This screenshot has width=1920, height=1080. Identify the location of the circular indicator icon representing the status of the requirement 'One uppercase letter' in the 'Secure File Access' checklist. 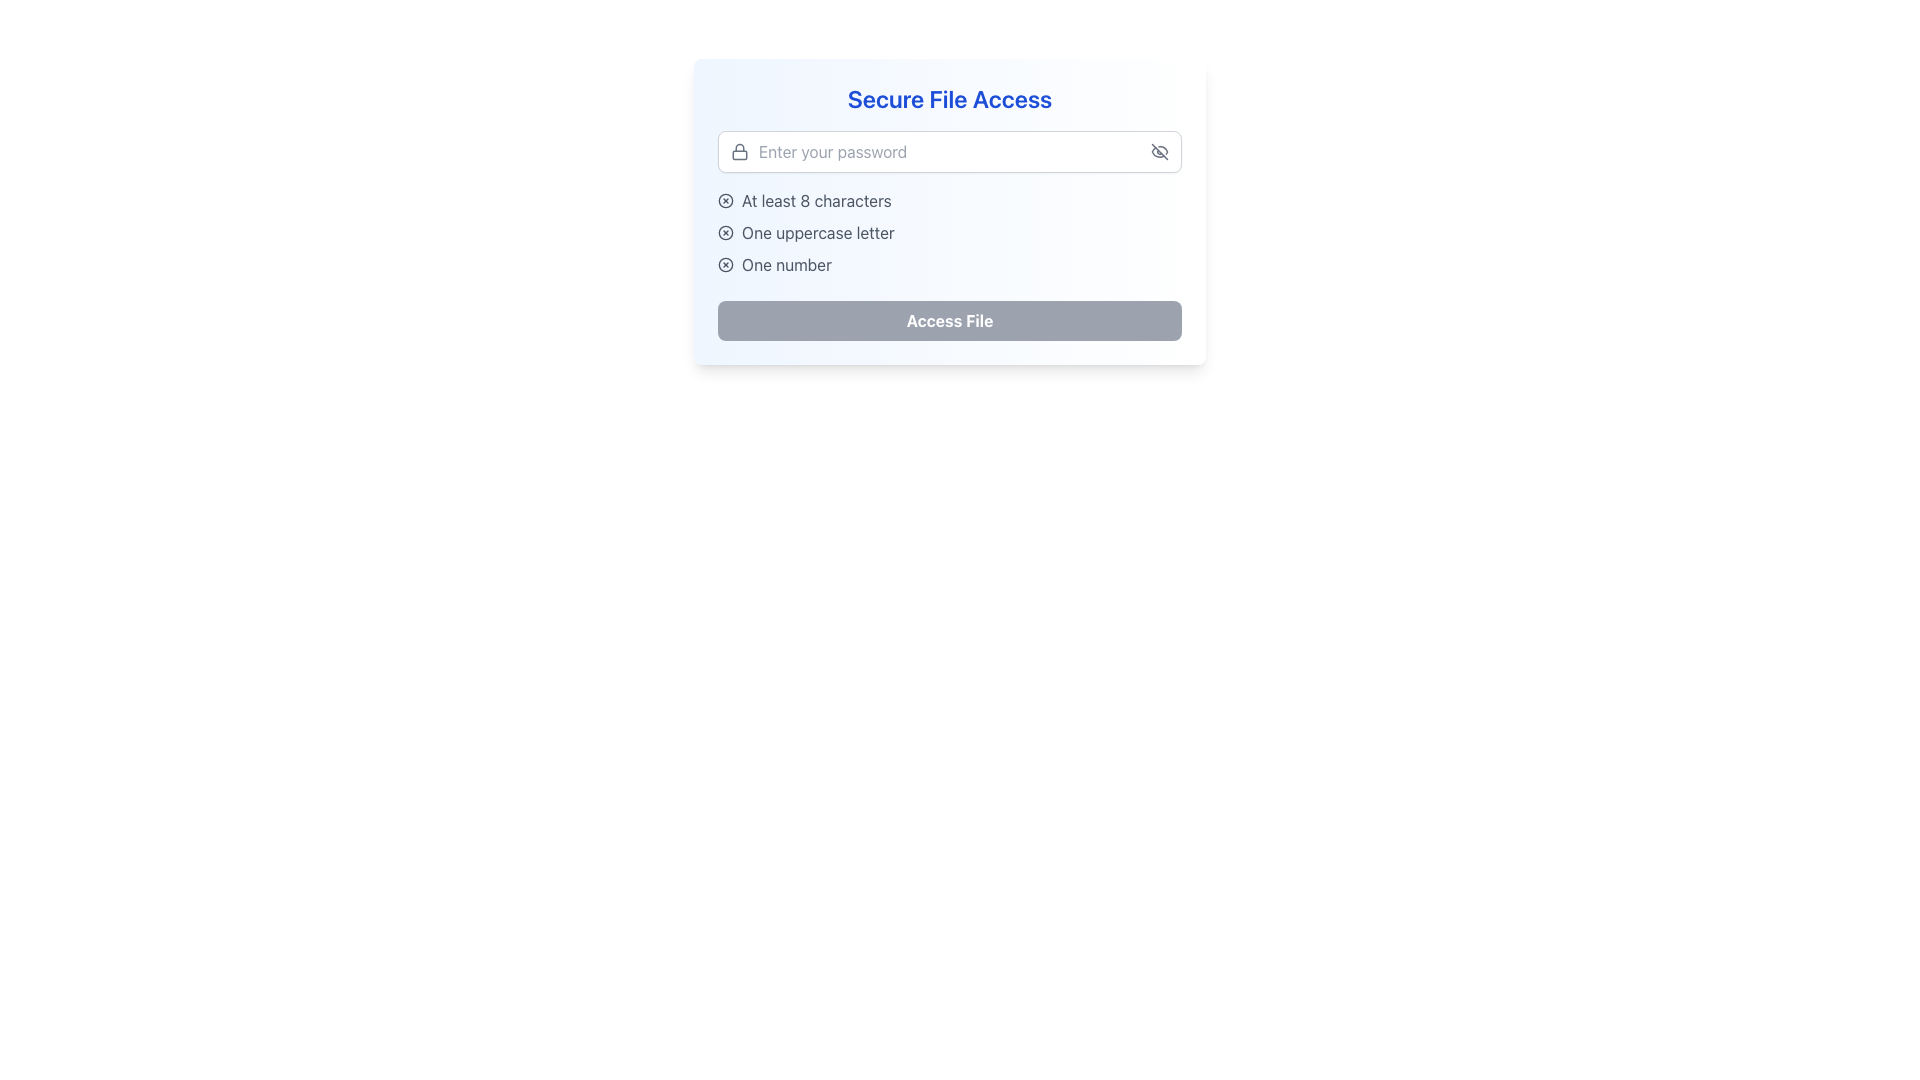
(724, 231).